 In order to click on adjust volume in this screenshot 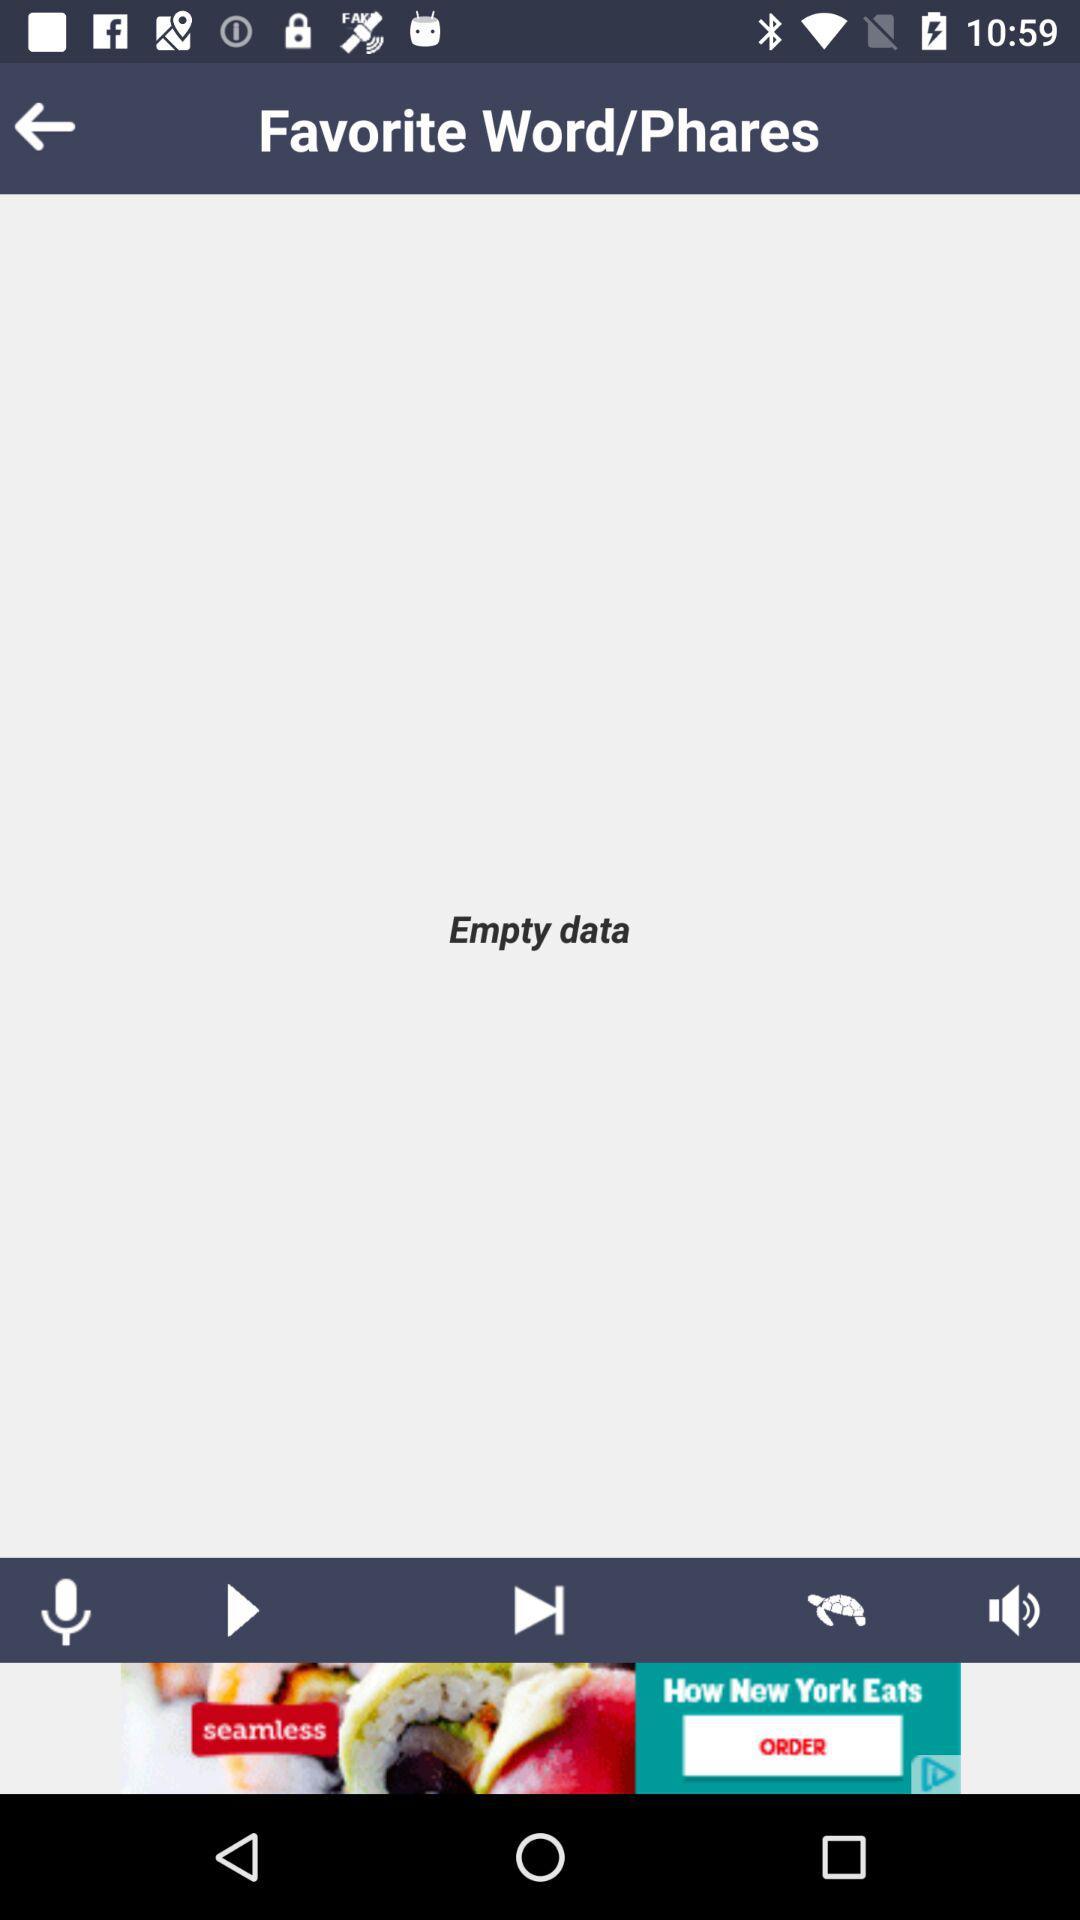, I will do `click(1014, 1610)`.